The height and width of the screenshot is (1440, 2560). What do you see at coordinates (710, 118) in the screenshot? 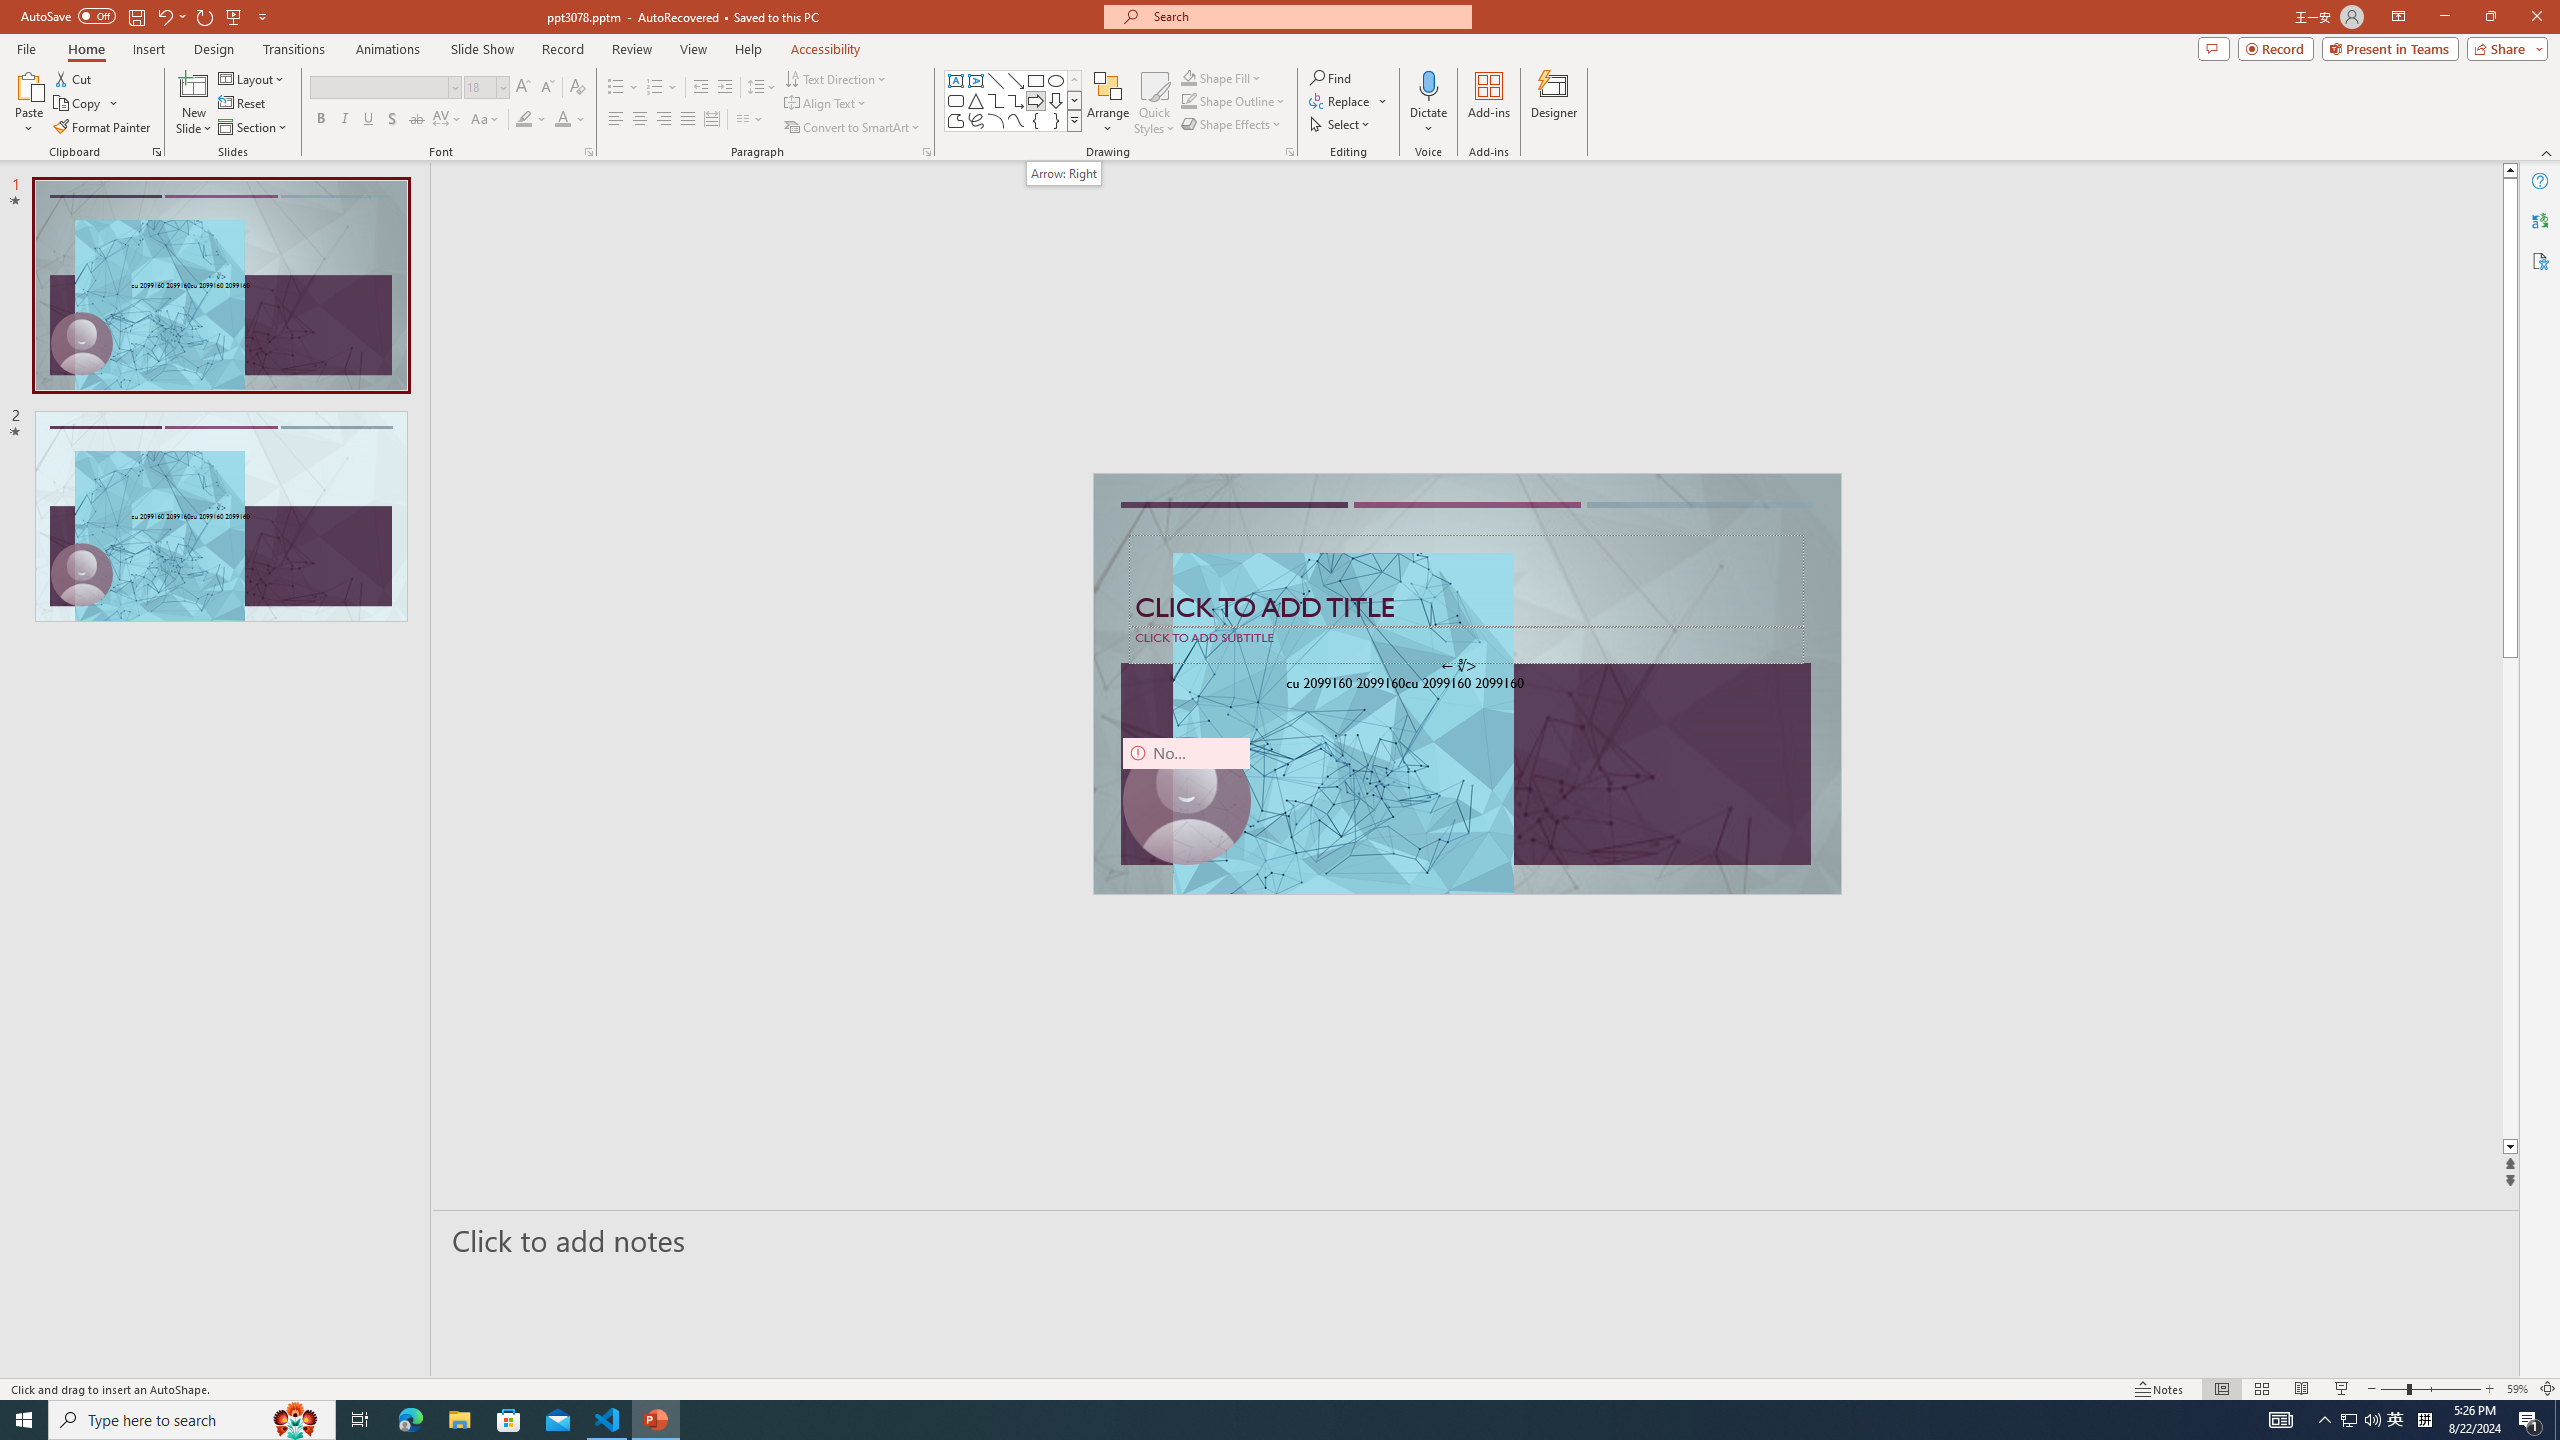
I see `'Distributed'` at bounding box center [710, 118].